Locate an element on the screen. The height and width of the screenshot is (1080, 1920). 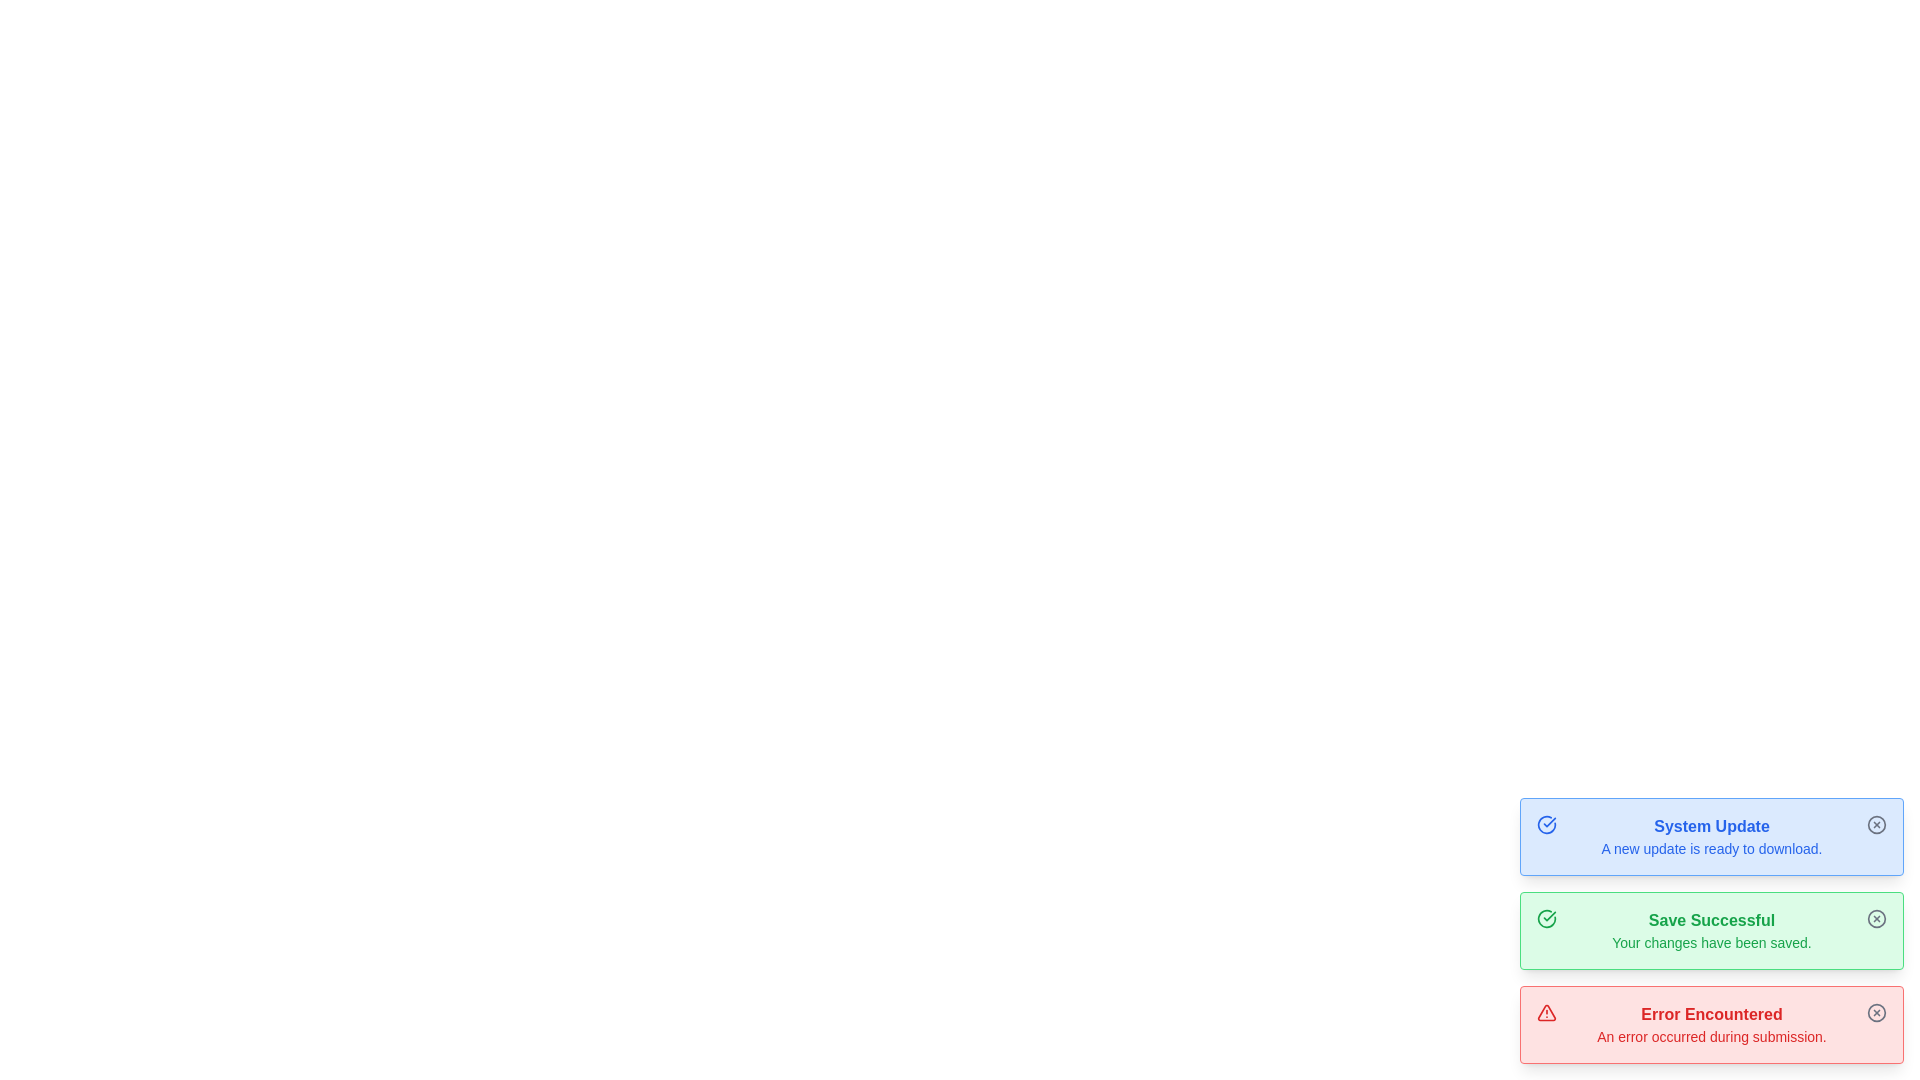
the text label displaying 'Error Encountered' in bold red font at the top of the error notification card is located at coordinates (1711, 1014).